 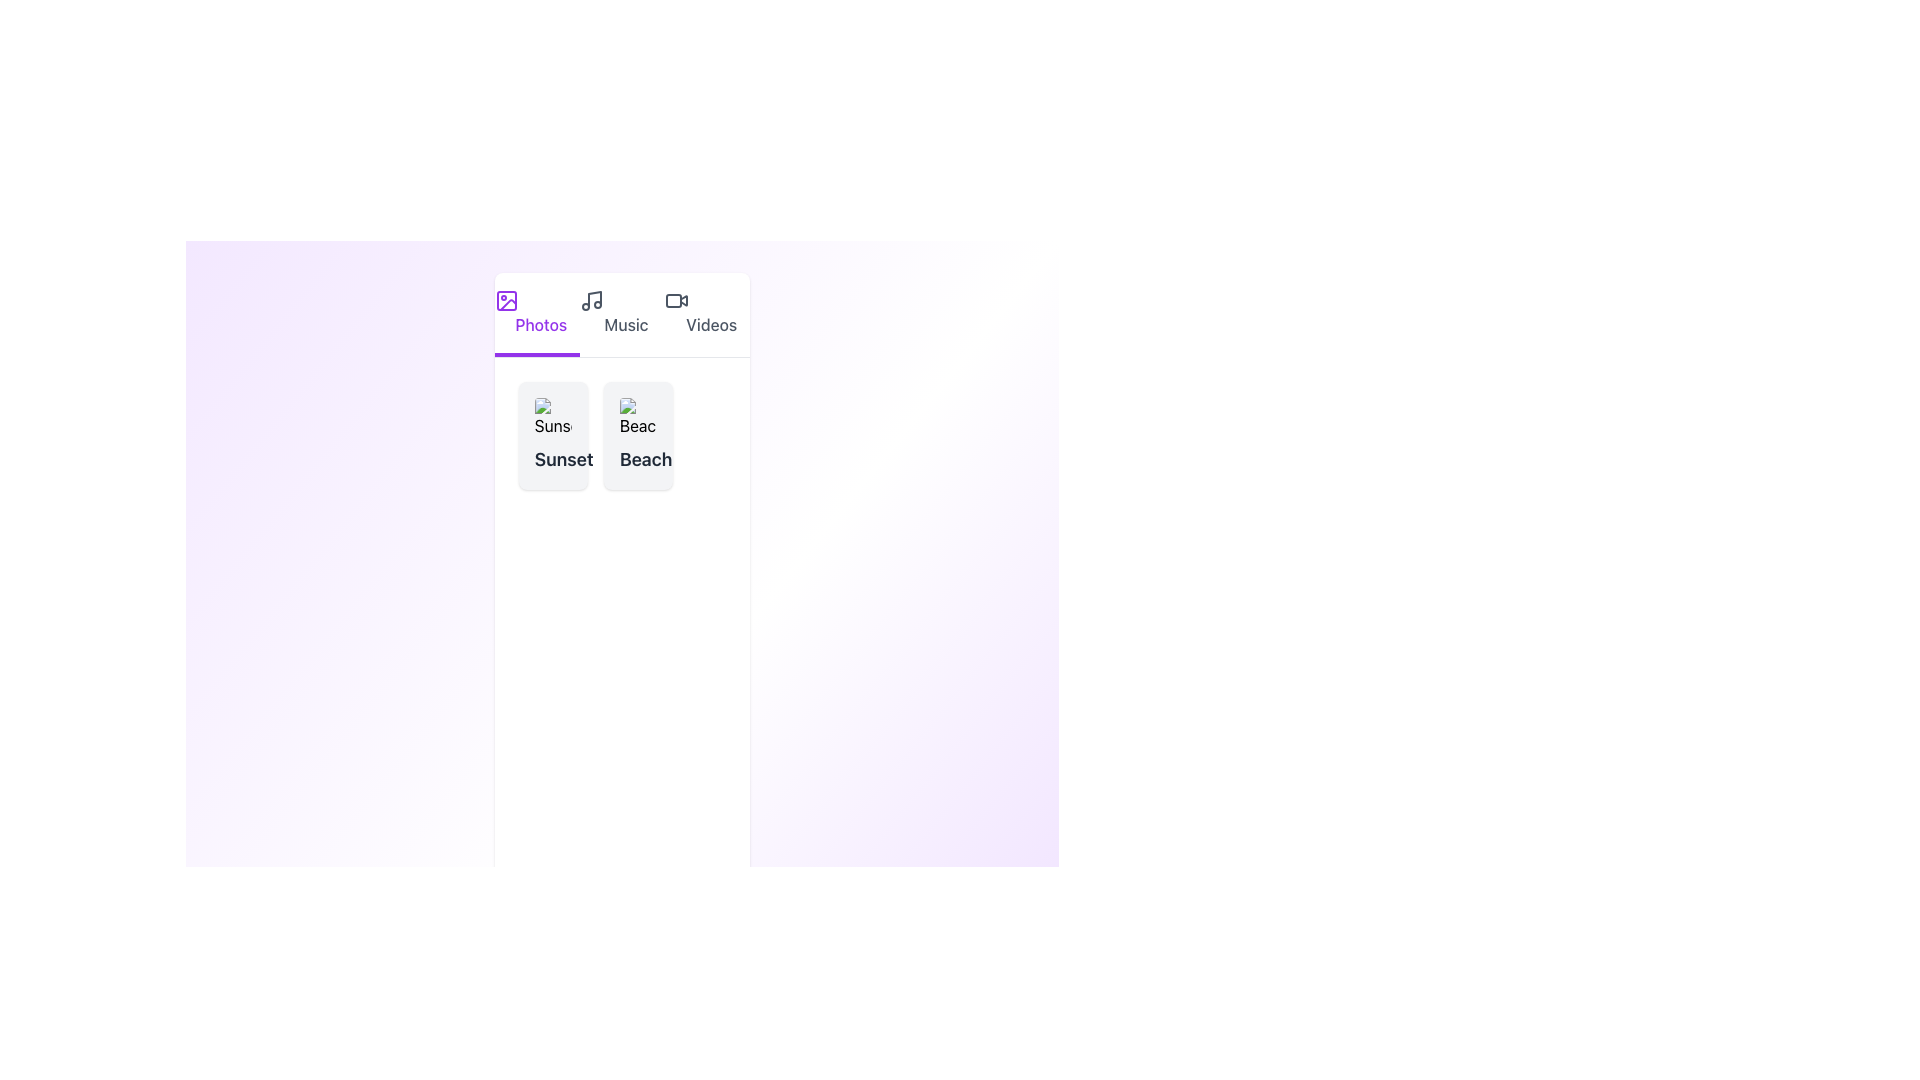 I want to click on the 'Sunset' thumbnail image in the 'Photos' section of the gallery interface, so click(x=552, y=416).